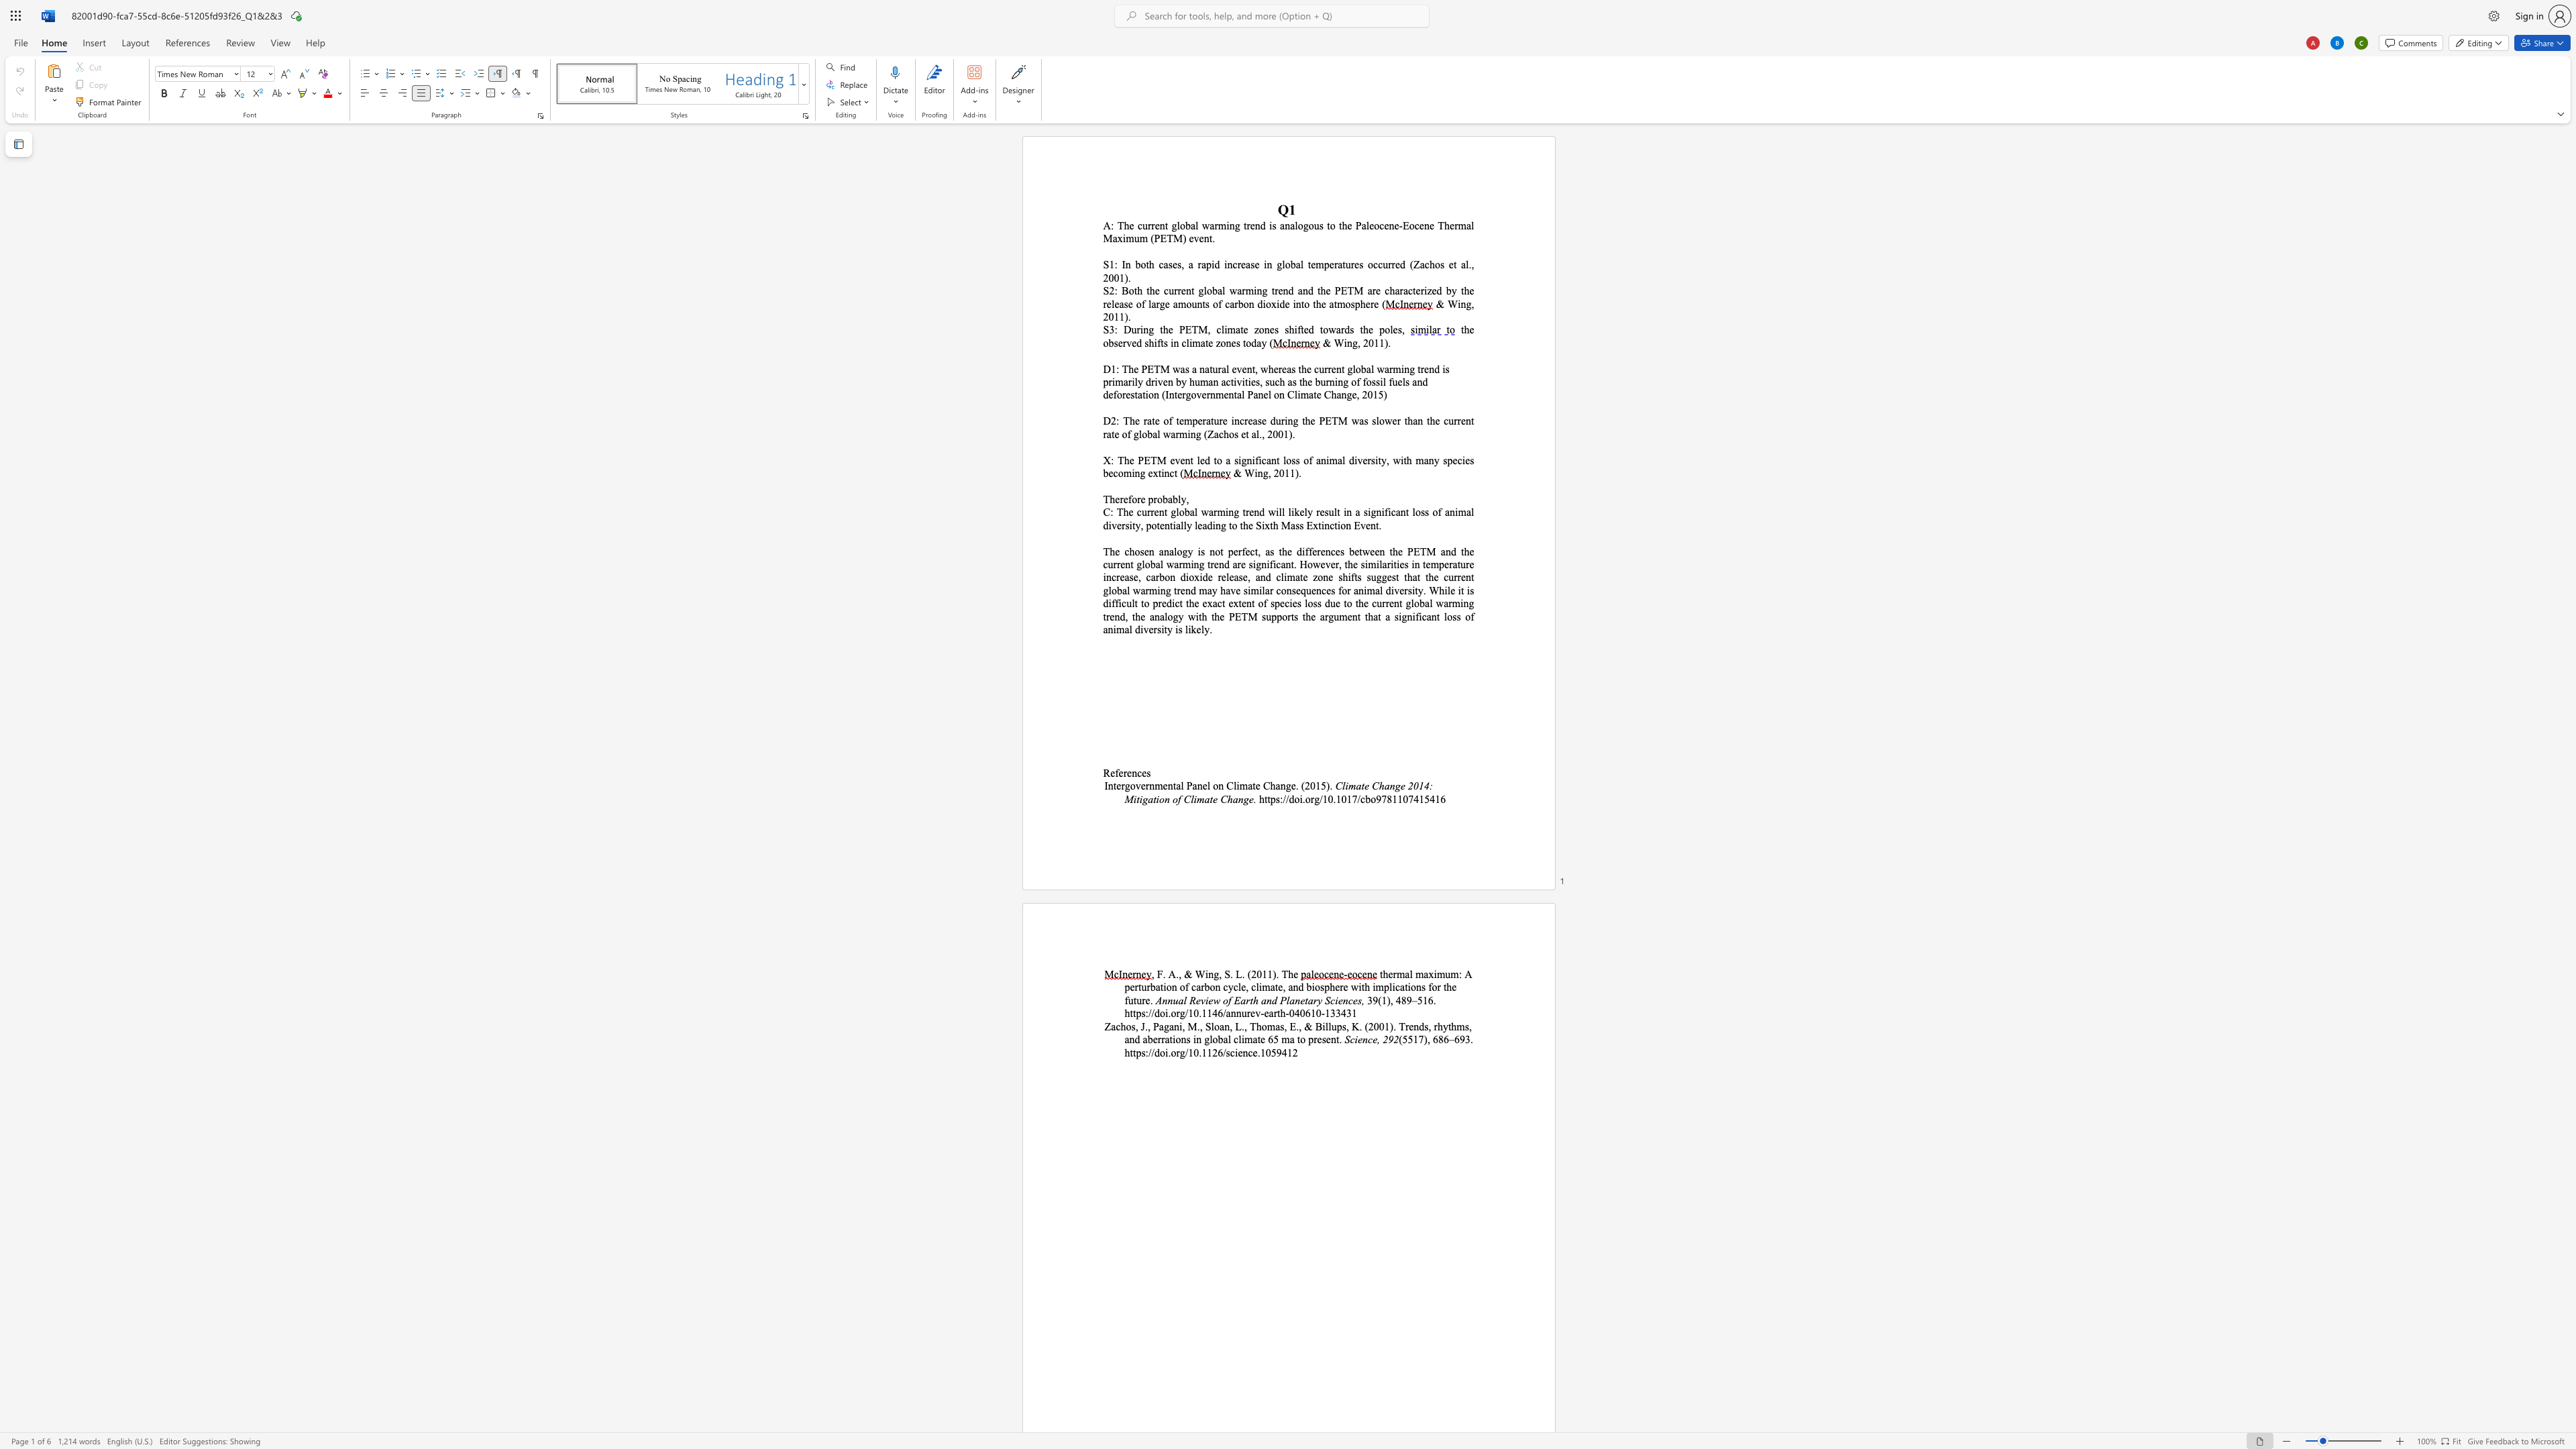 The height and width of the screenshot is (1449, 2576). Describe the element at coordinates (1110, 772) in the screenshot. I see `the space between the continuous character "R" and "e" in the text` at that location.